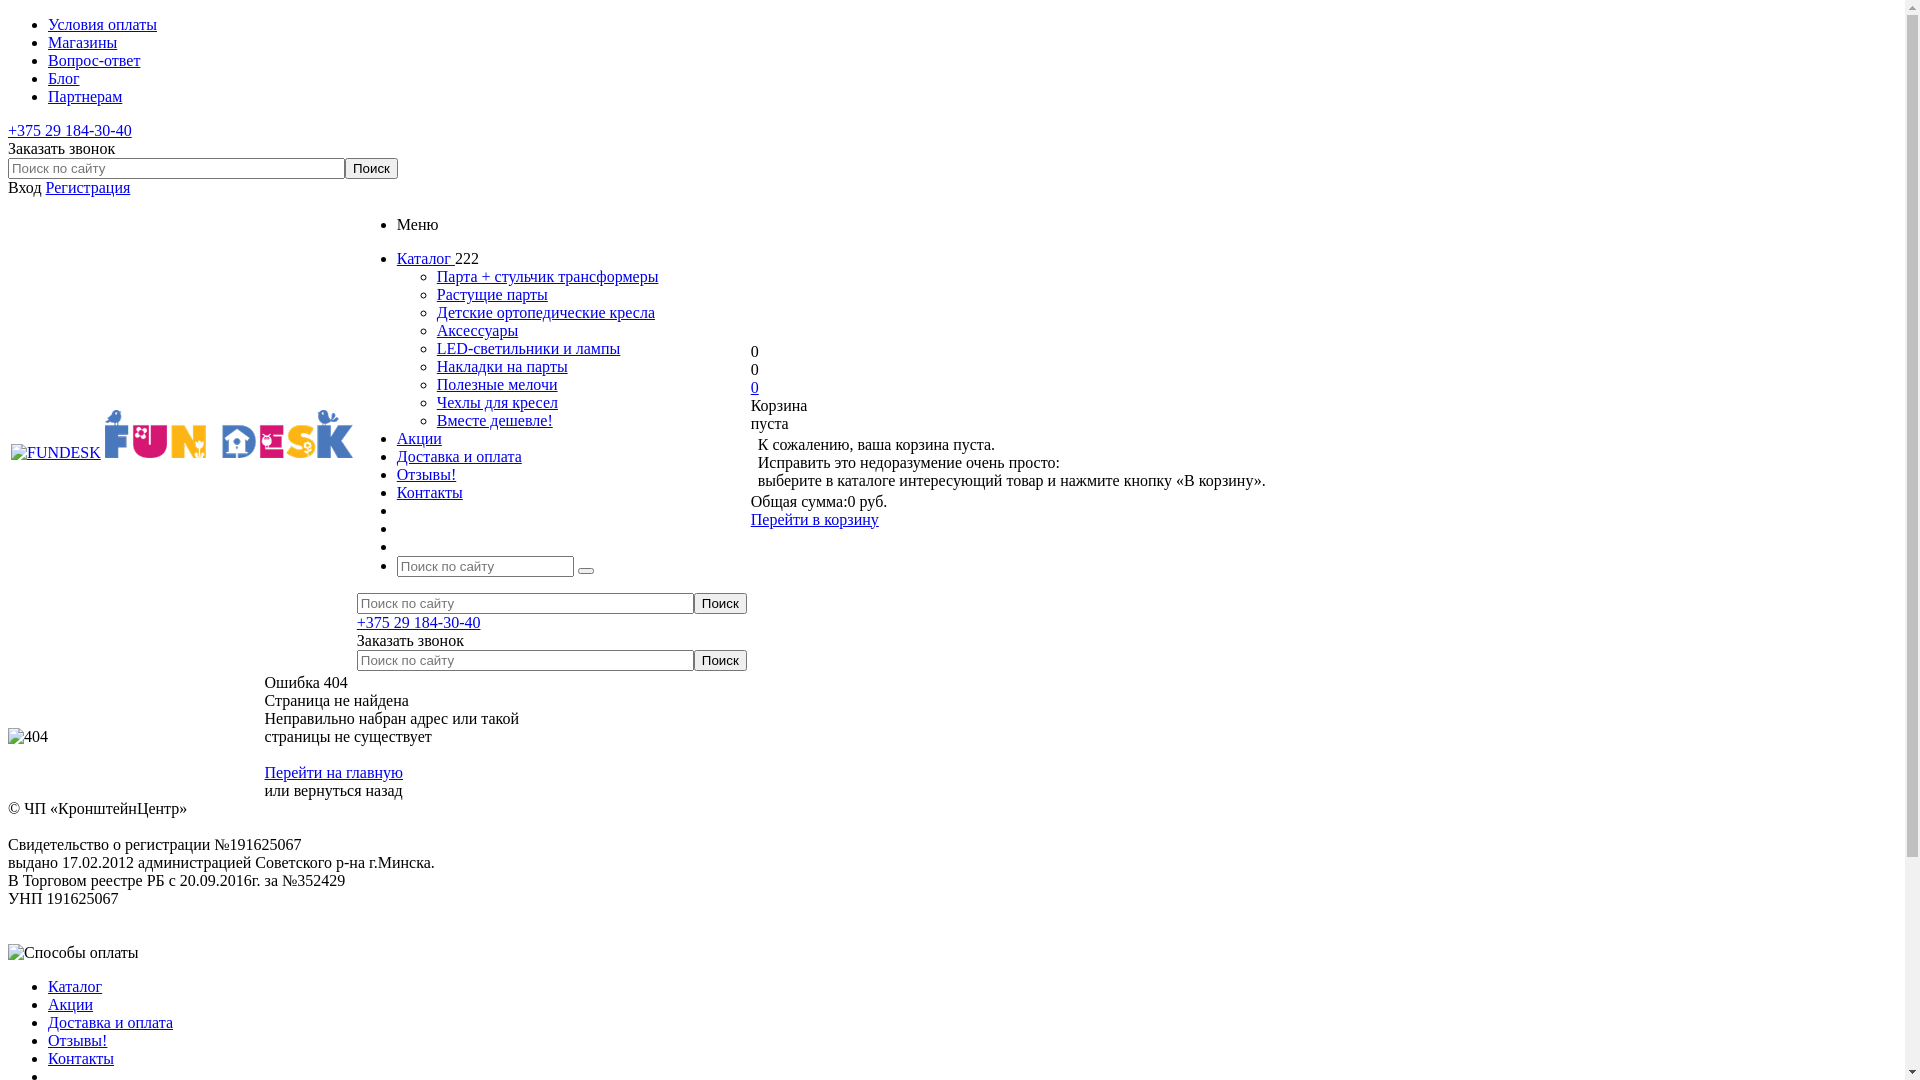  Describe the element at coordinates (8, 736) in the screenshot. I see `':-('` at that location.